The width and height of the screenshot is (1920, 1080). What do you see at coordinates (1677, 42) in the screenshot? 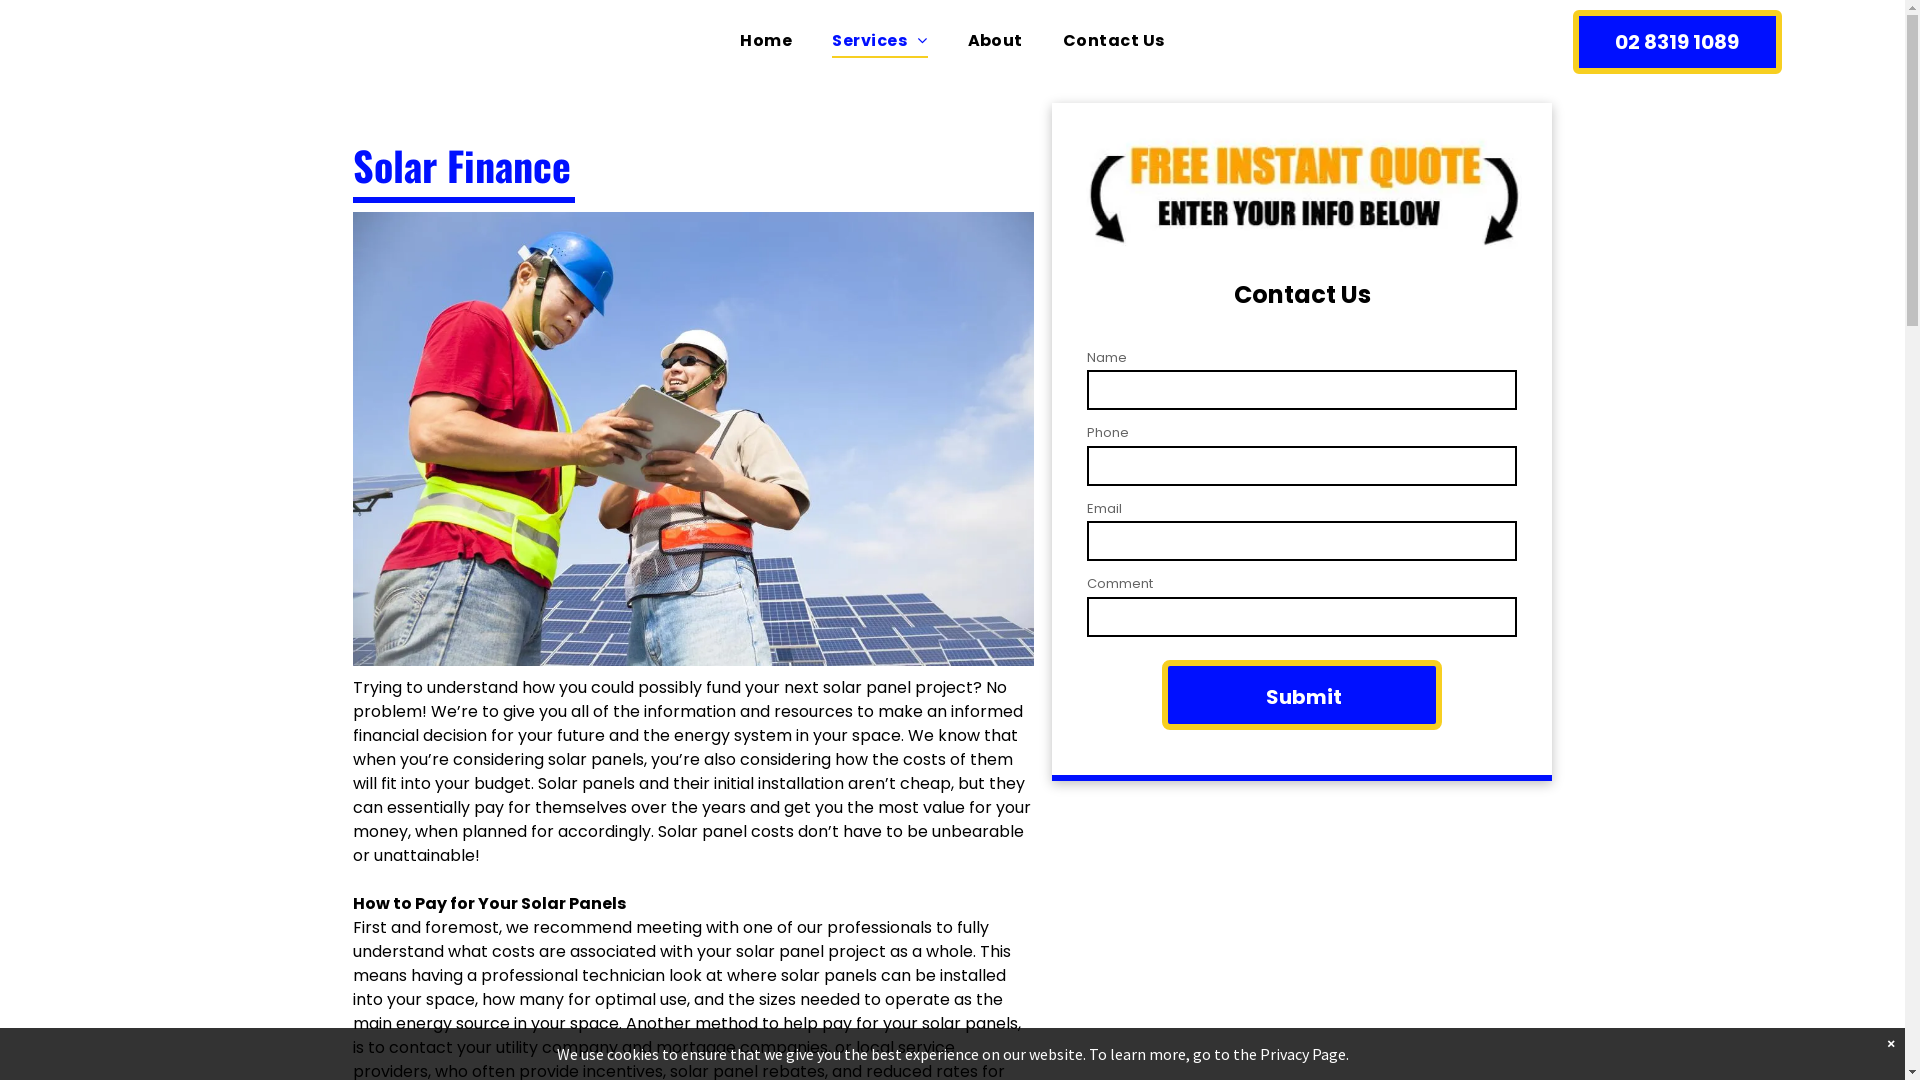
I see `'02 8319 1089'` at bounding box center [1677, 42].